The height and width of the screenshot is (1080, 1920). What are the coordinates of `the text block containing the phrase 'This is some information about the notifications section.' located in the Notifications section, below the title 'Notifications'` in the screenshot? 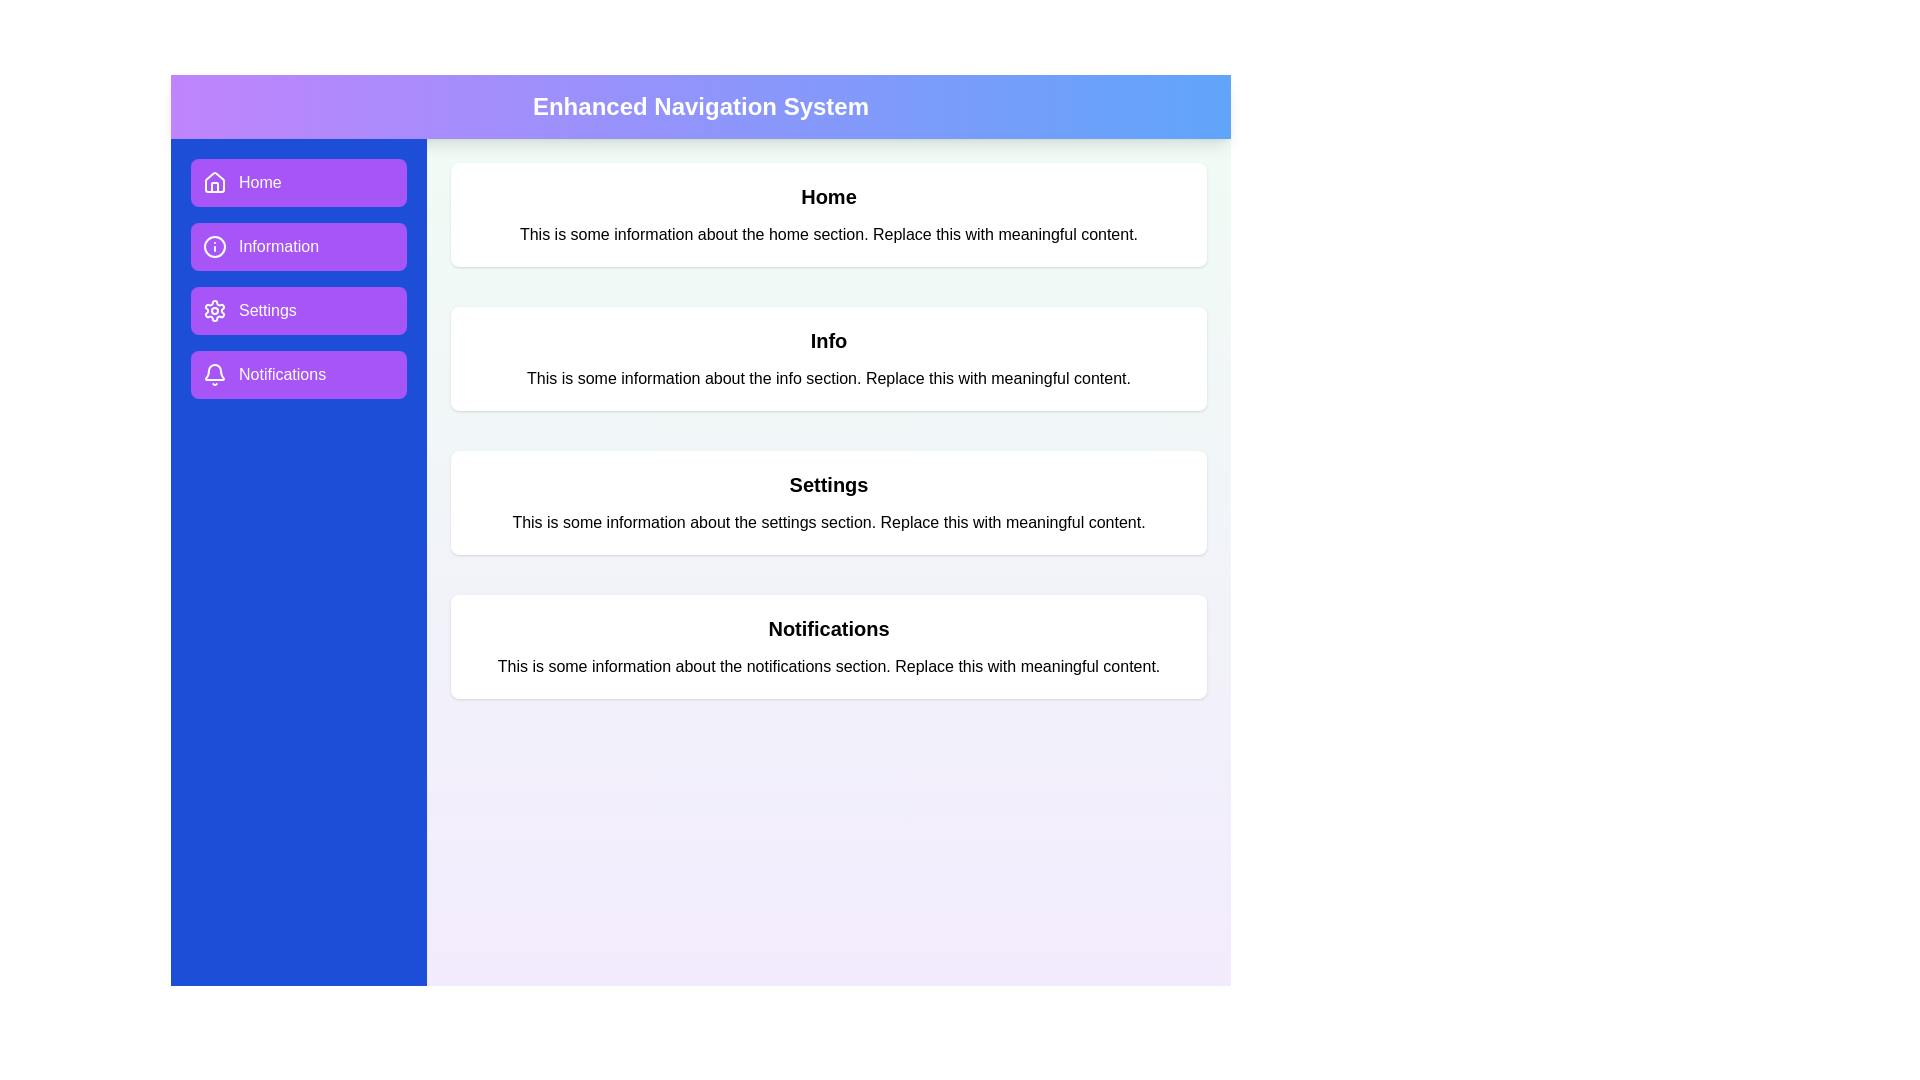 It's located at (829, 667).